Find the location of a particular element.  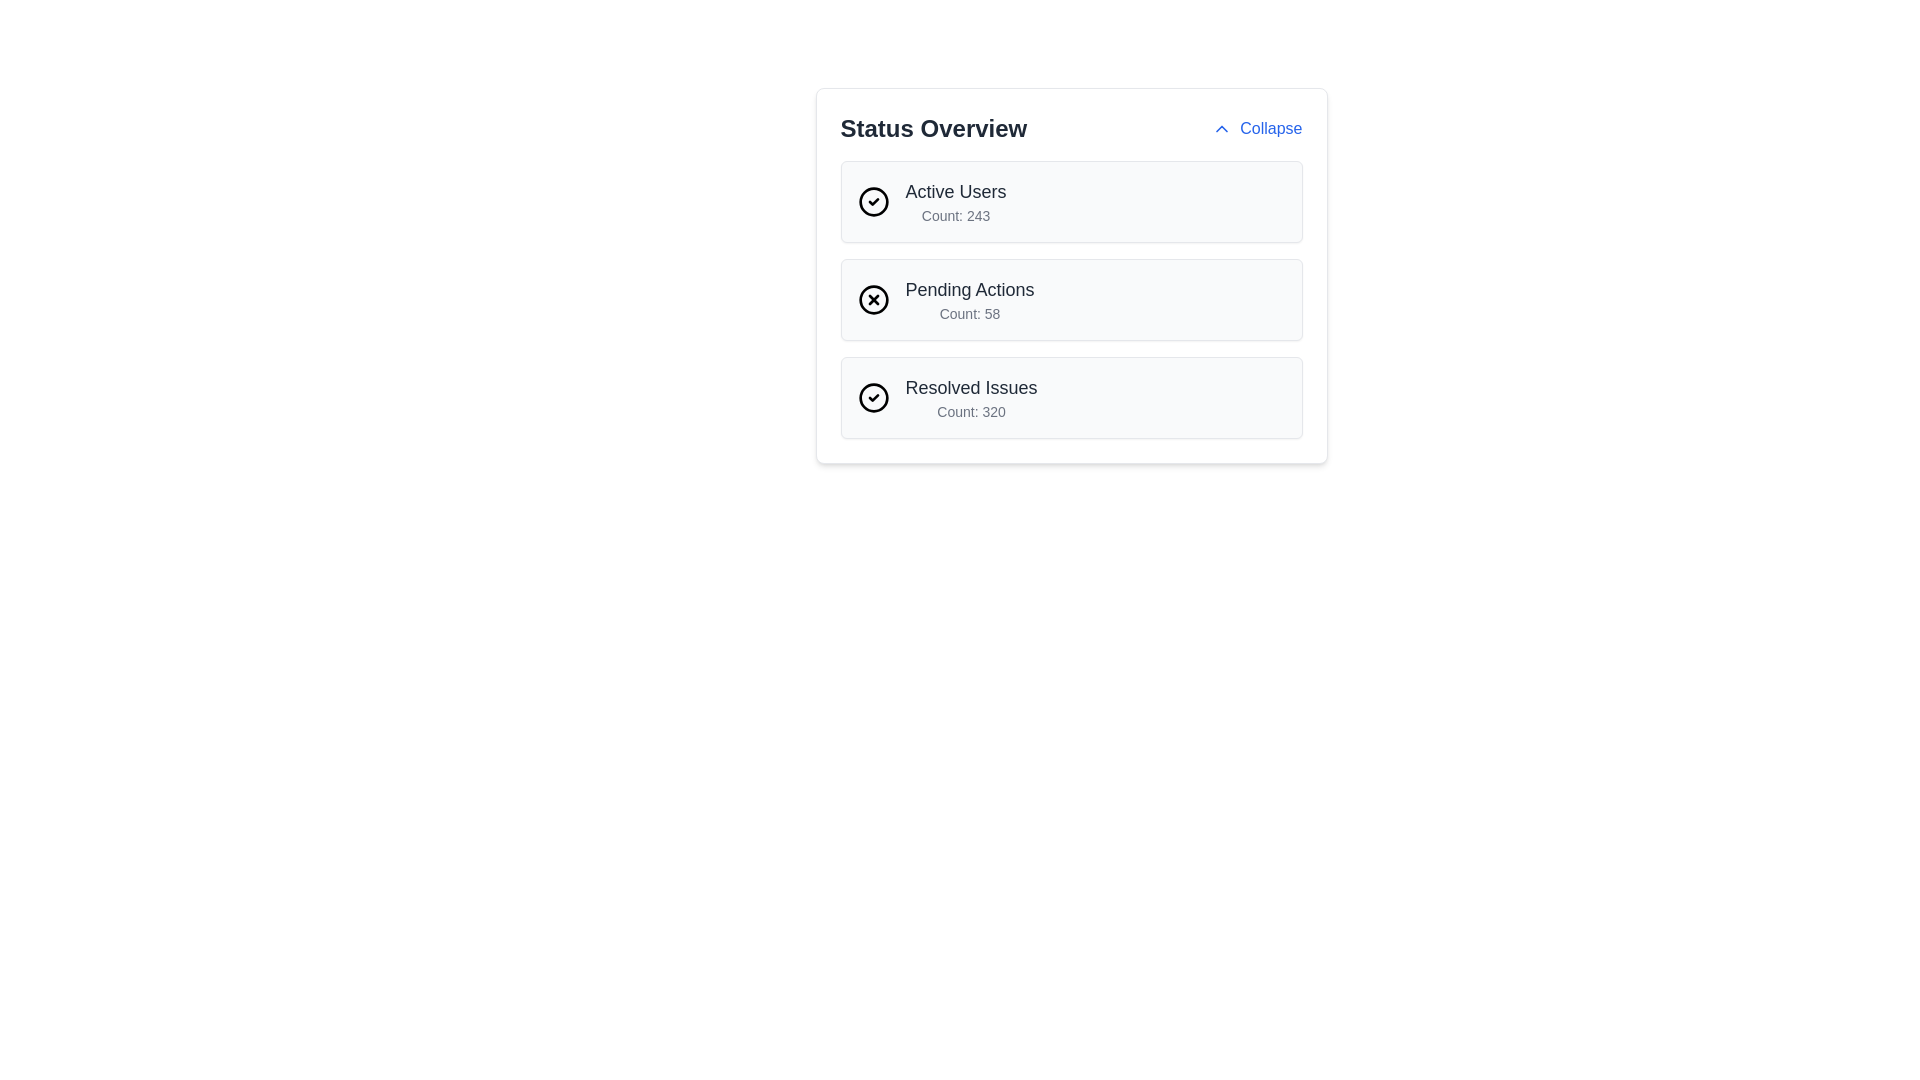

the circular section of the 'Pending Actions' icon in the 'Status Overview' dashboard widget is located at coordinates (873, 300).